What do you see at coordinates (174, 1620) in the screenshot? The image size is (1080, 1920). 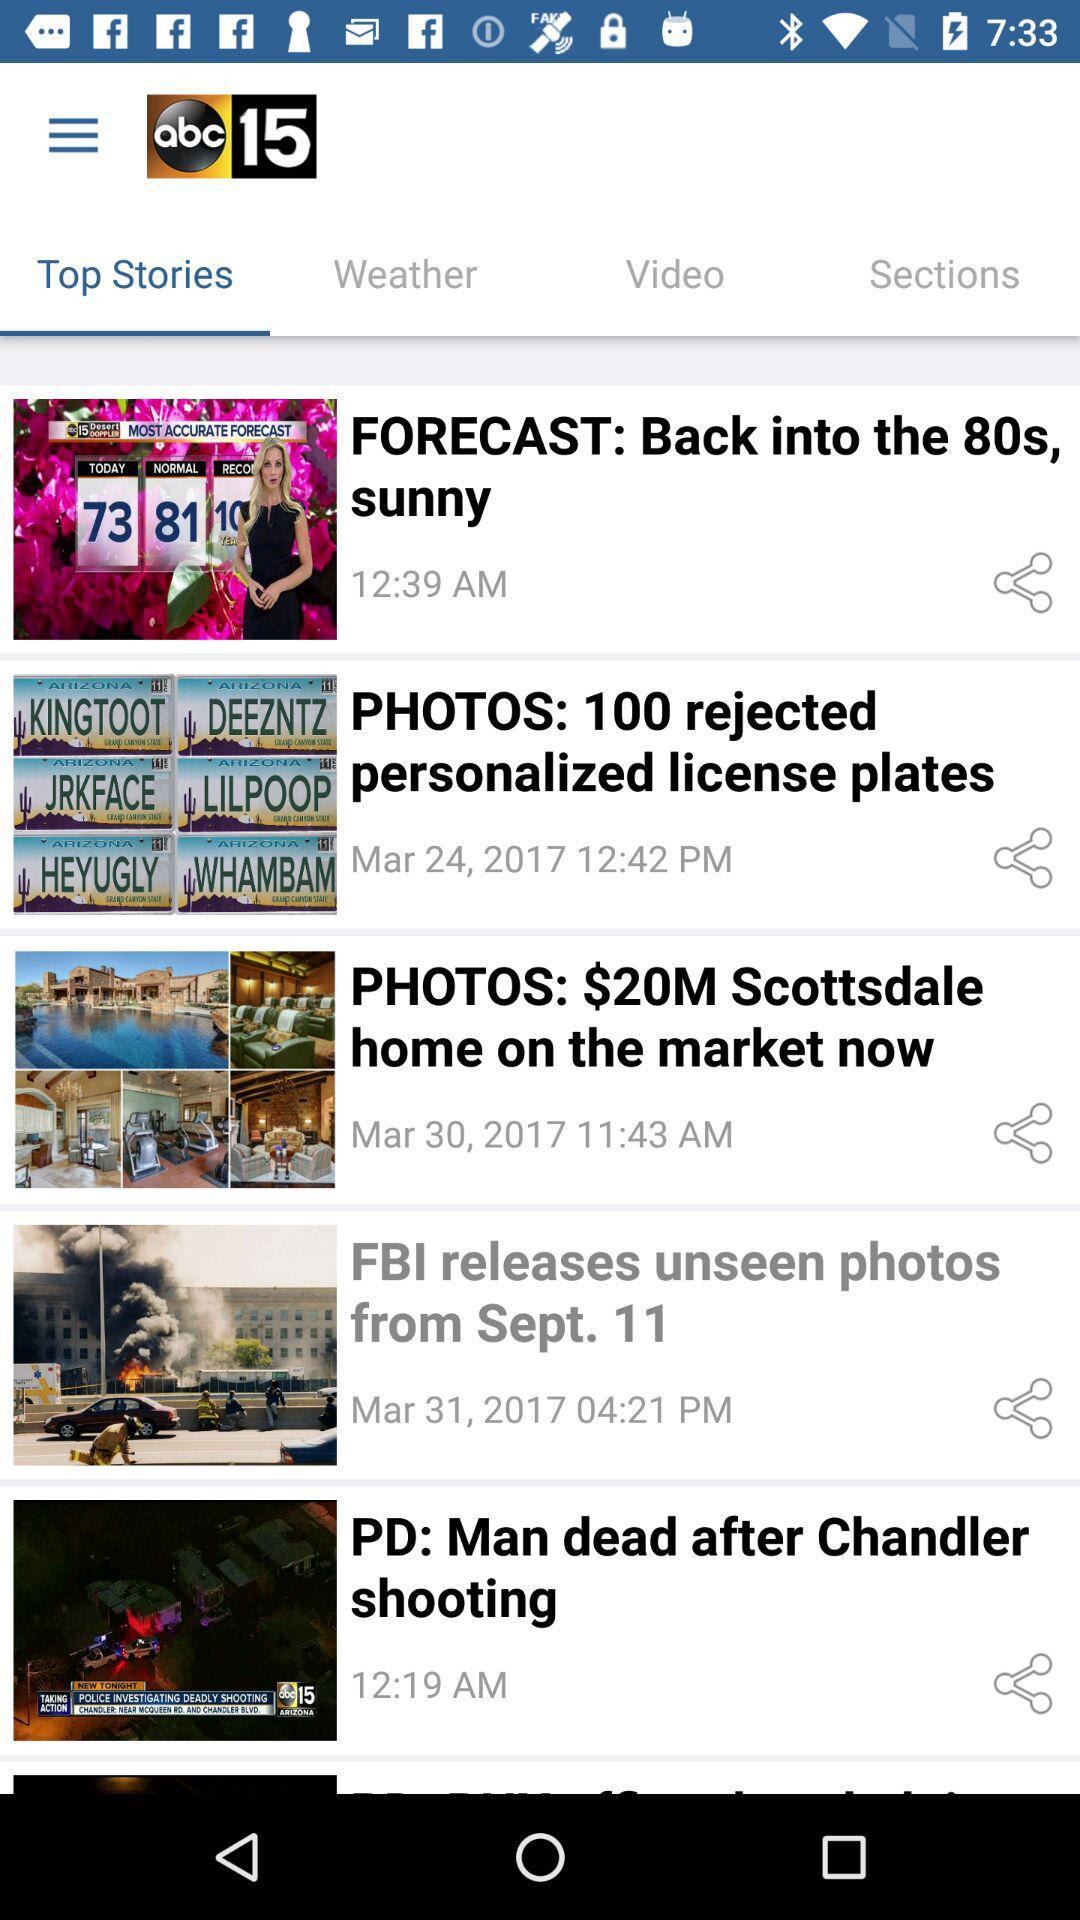 I see `pictures` at bounding box center [174, 1620].